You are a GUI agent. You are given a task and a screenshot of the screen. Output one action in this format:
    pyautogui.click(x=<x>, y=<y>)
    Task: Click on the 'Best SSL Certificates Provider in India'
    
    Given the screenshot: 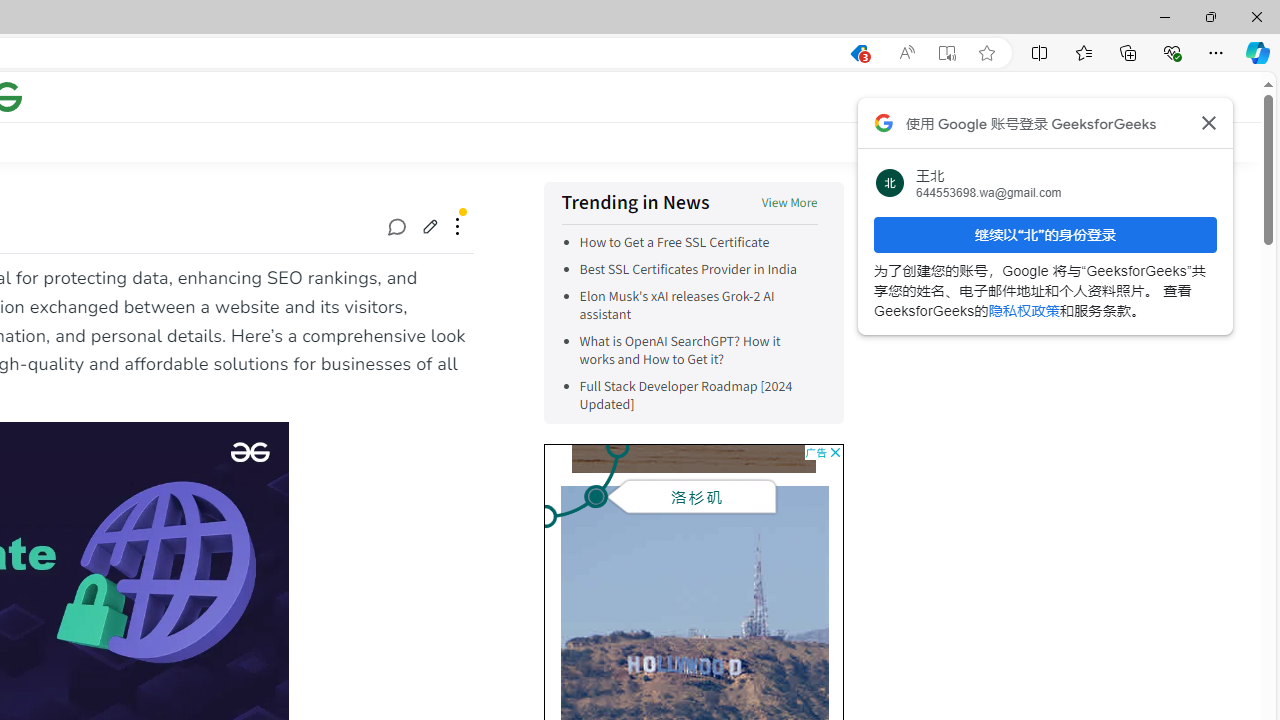 What is the action you would take?
    pyautogui.click(x=688, y=270)
    